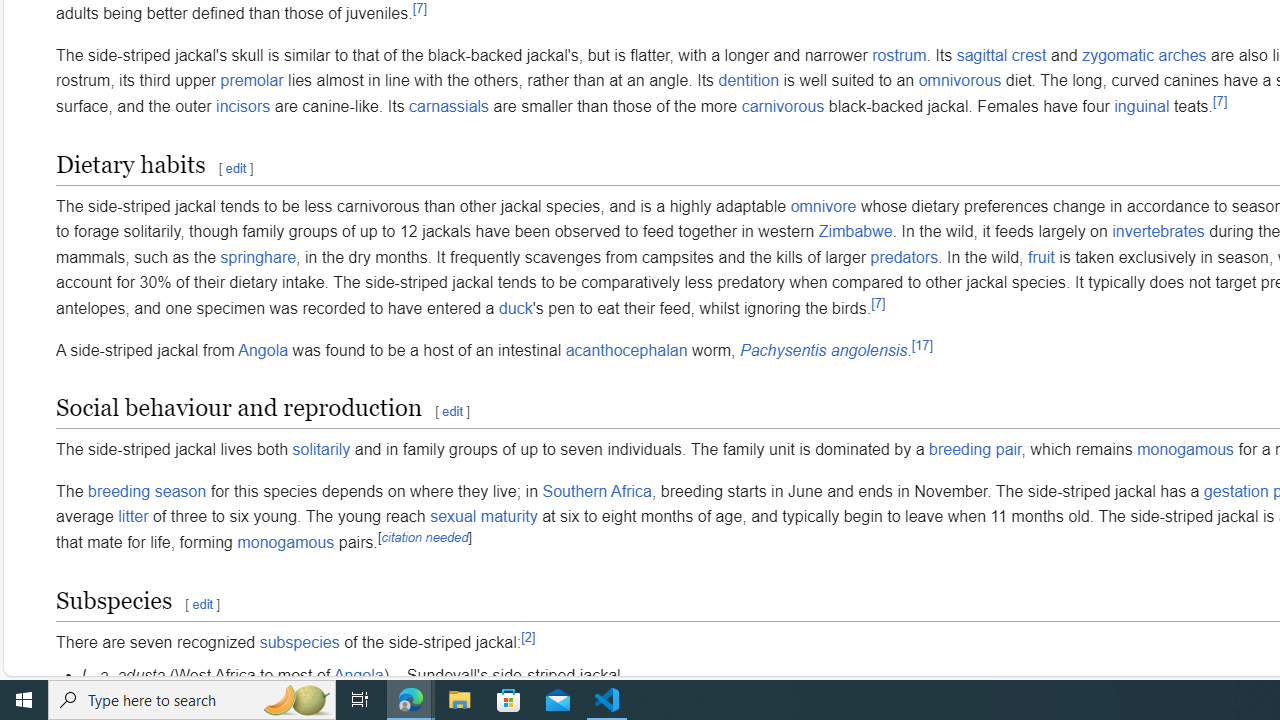  I want to click on 'carnassials', so click(448, 106).